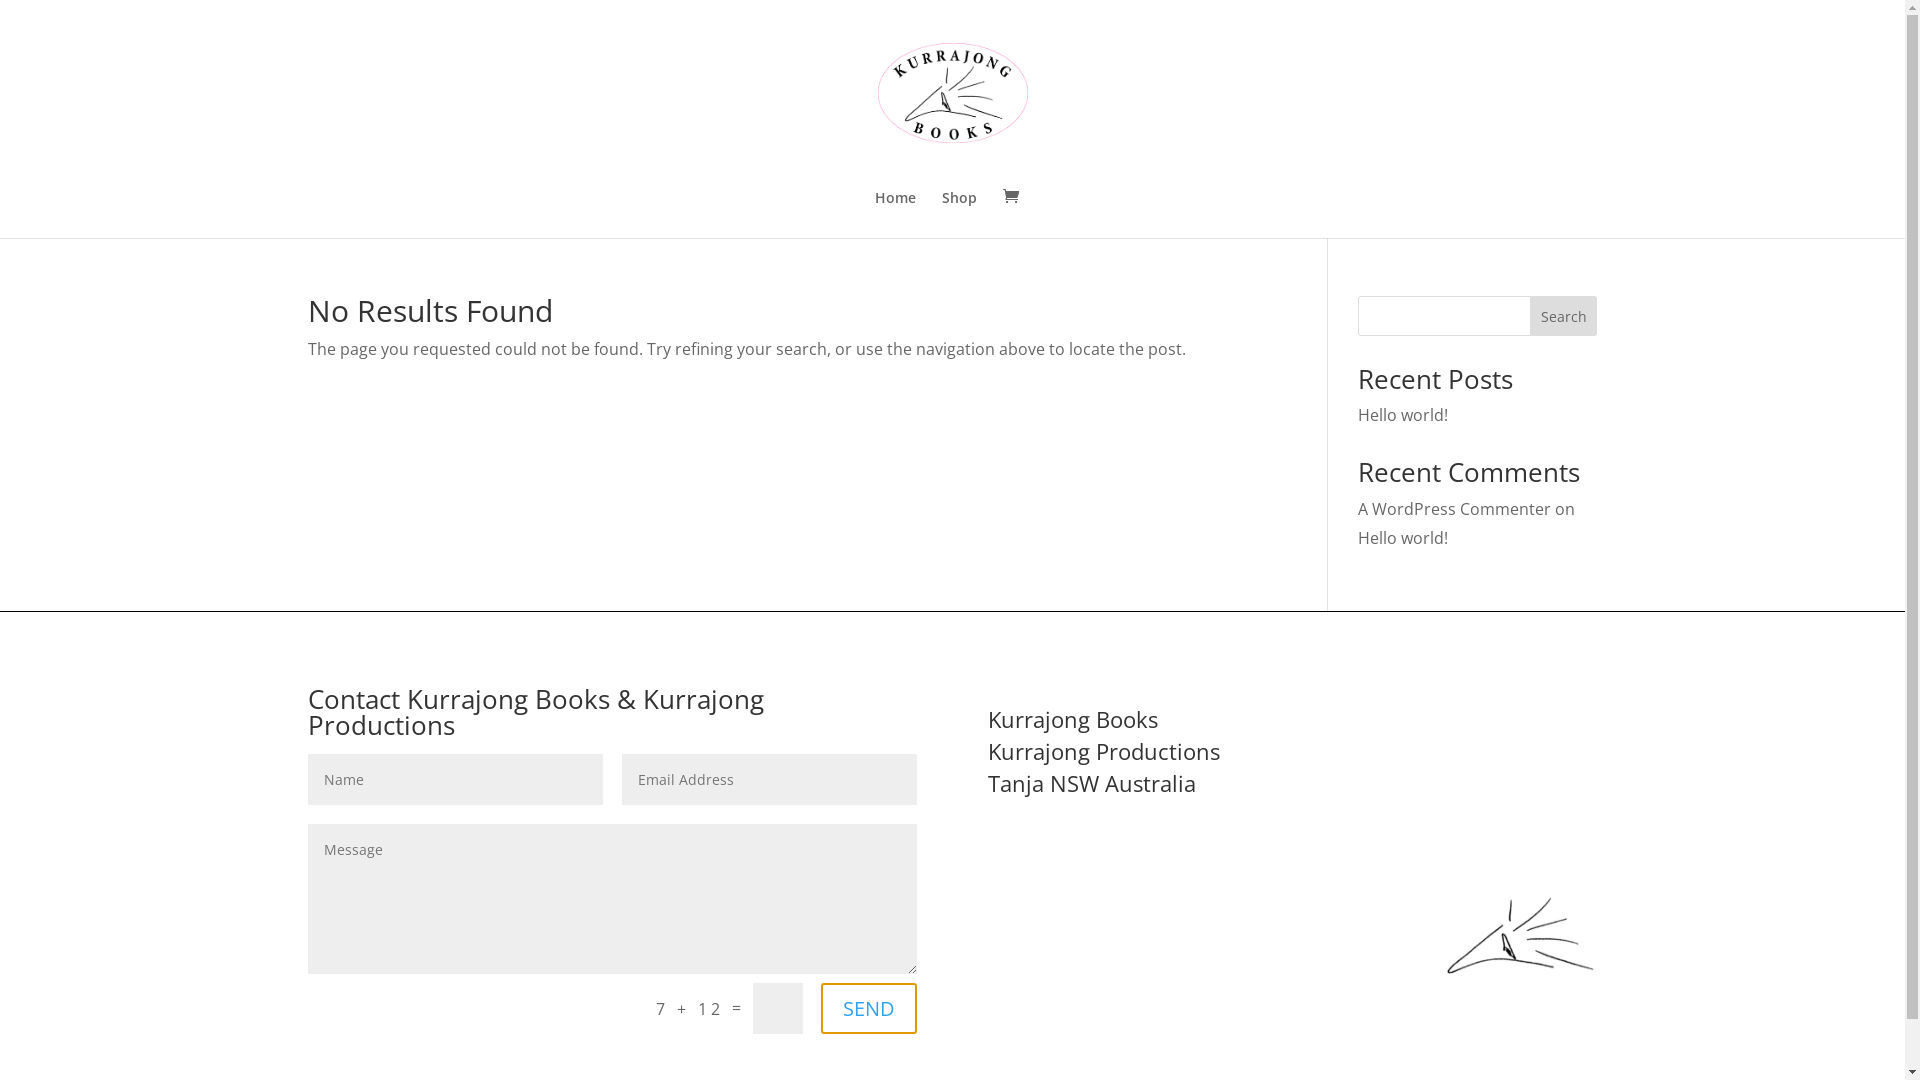 This screenshot has height=1080, width=1920. Describe the element at coordinates (1529, 315) in the screenshot. I see `'Search'` at that location.